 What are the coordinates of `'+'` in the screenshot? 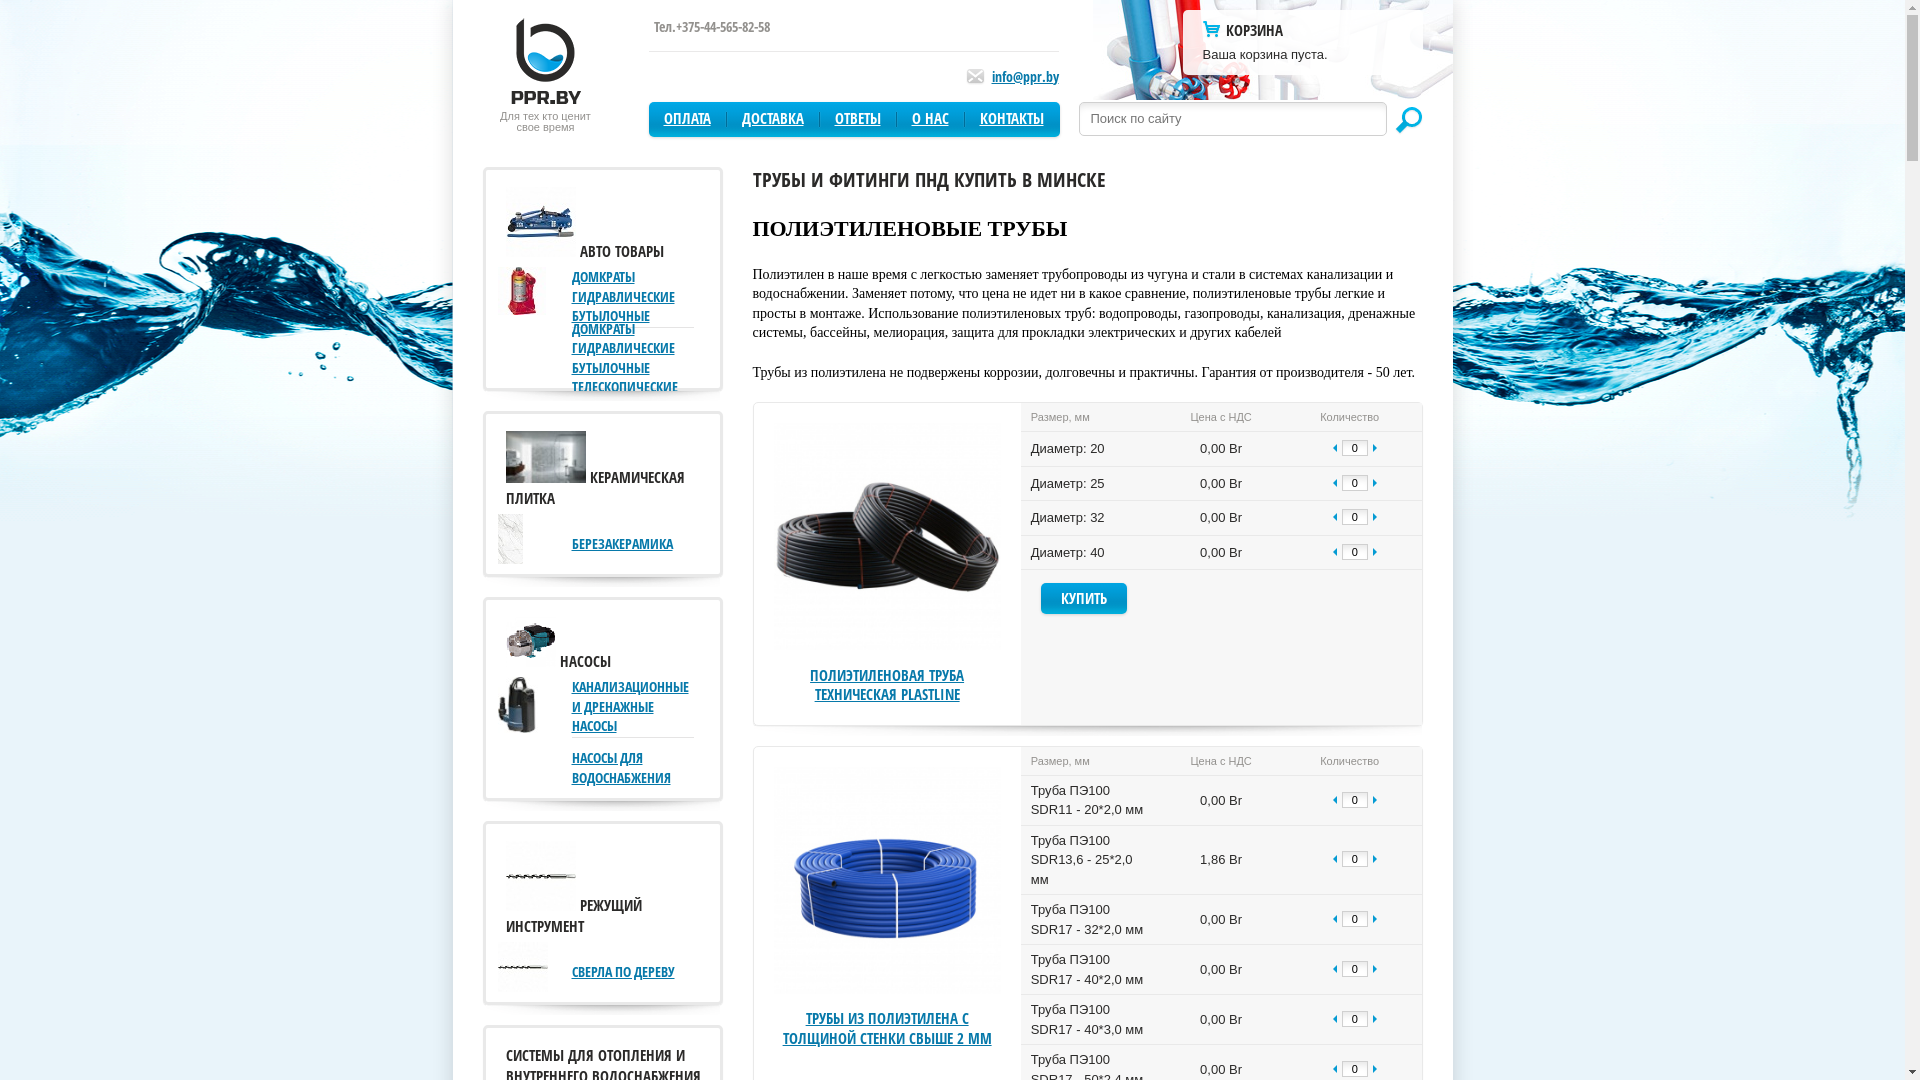 It's located at (1373, 552).